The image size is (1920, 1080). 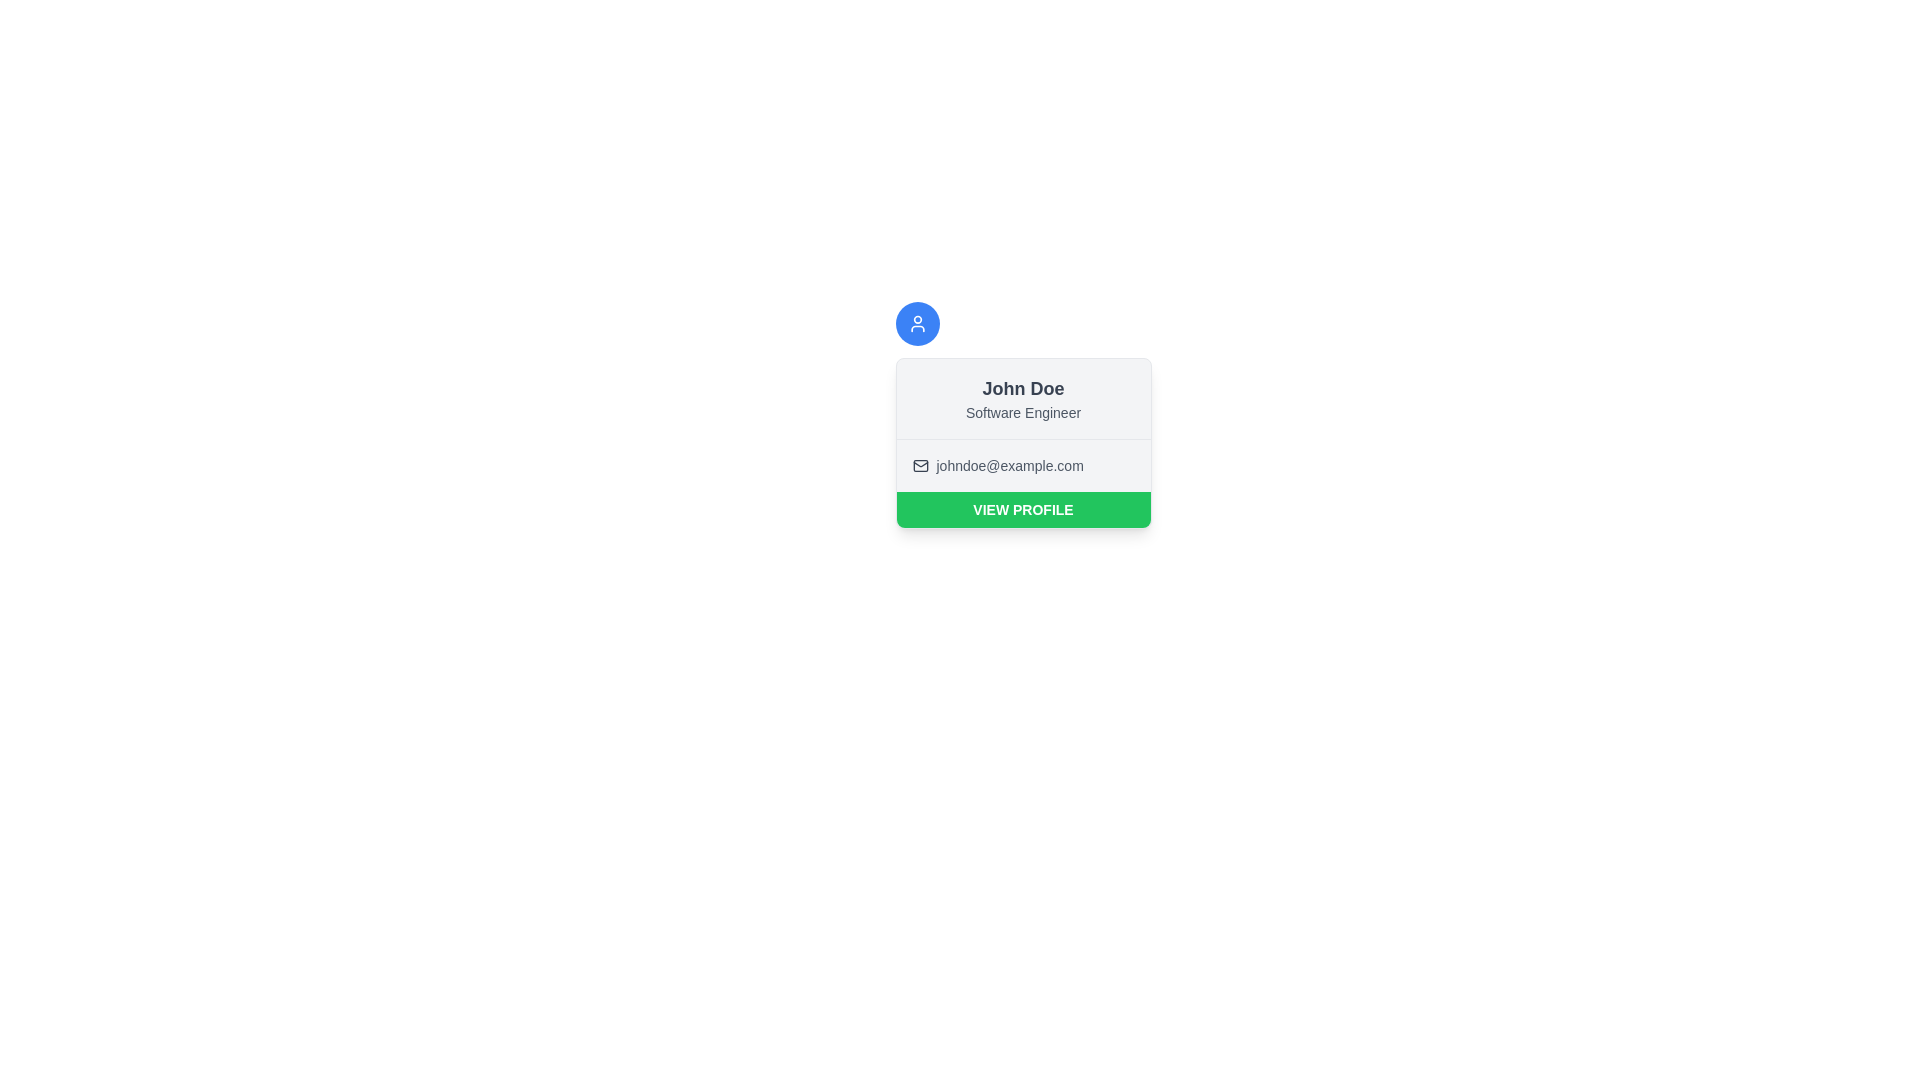 What do you see at coordinates (1023, 389) in the screenshot?
I see `the text 'John Doe' to potentially trigger additional visual effects` at bounding box center [1023, 389].